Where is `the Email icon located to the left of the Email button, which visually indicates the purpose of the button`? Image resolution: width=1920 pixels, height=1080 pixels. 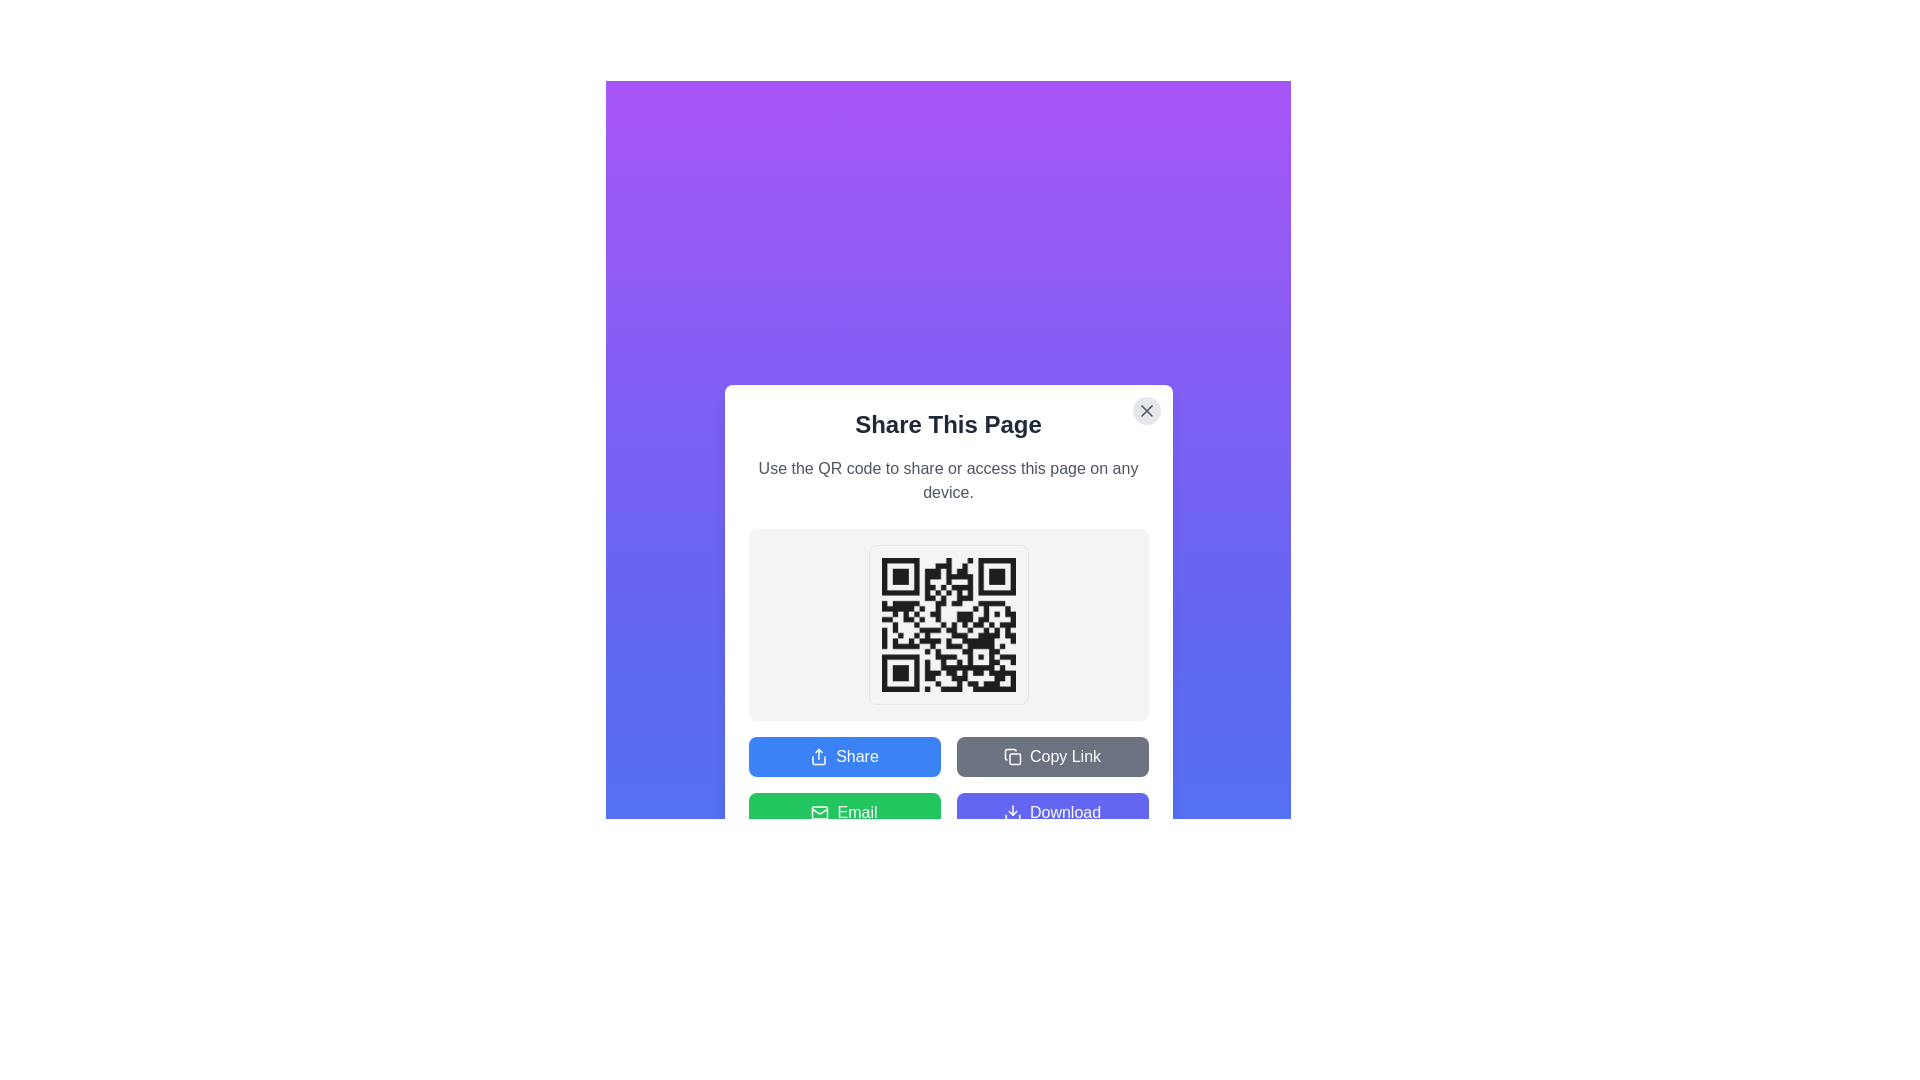 the Email icon located to the left of the Email button, which visually indicates the purpose of the button is located at coordinates (820, 813).